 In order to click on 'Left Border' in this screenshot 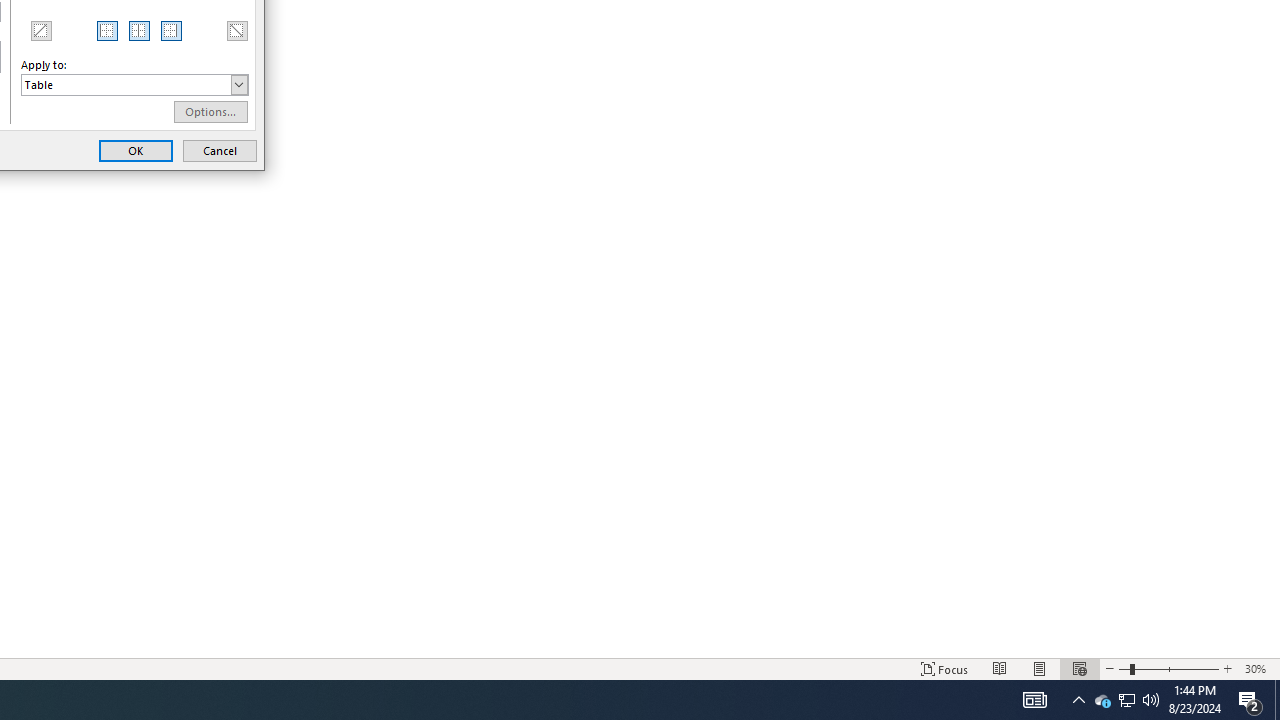, I will do `click(106, 30)`.